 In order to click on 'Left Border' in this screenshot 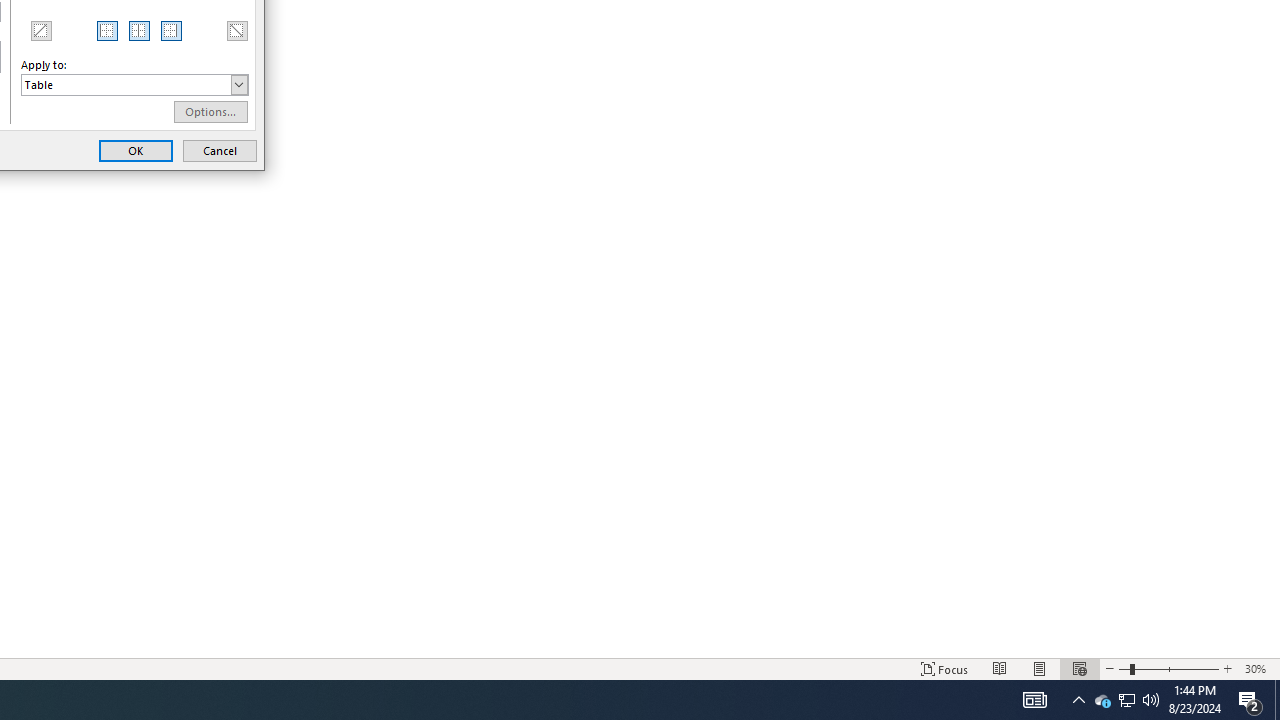, I will do `click(106, 30)`.